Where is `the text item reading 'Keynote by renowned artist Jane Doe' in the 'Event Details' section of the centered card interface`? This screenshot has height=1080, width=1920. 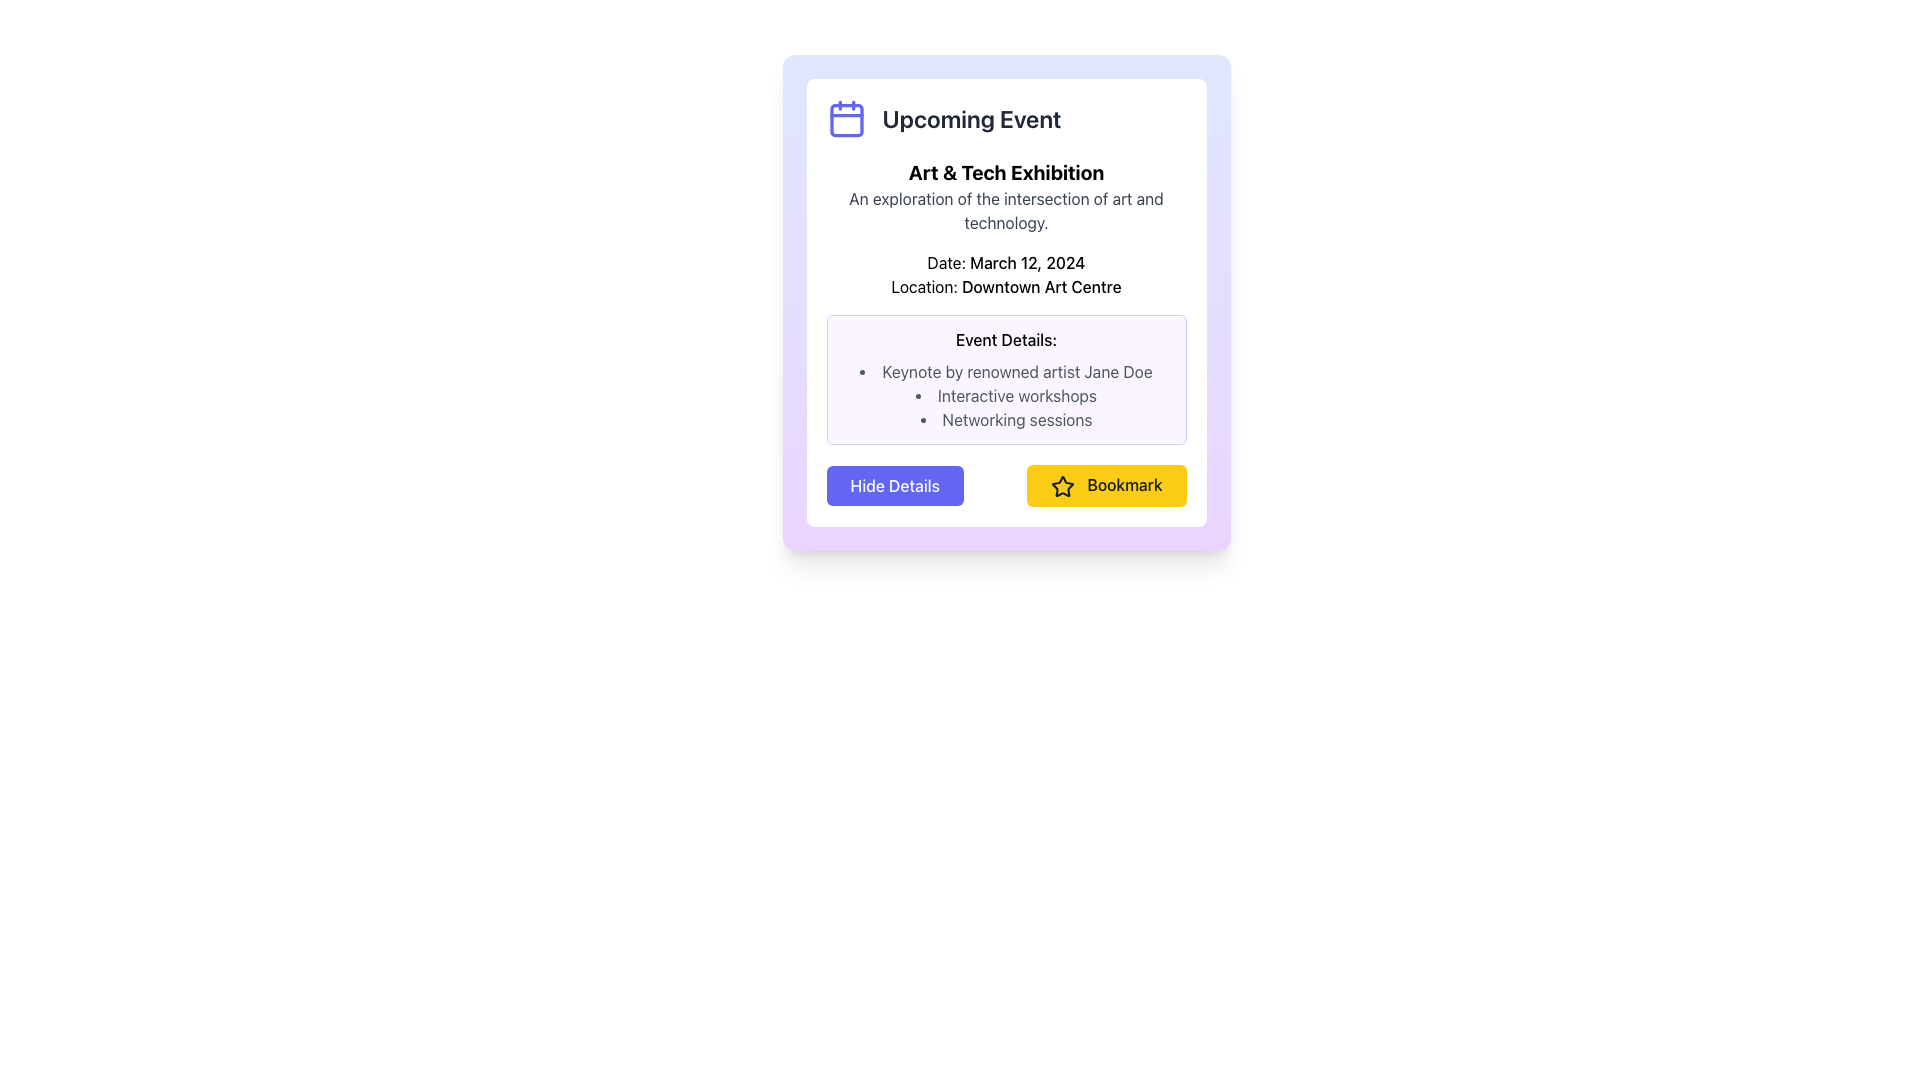
the text item reading 'Keynote by renowned artist Jane Doe' in the 'Event Details' section of the centered card interface is located at coordinates (1006, 371).